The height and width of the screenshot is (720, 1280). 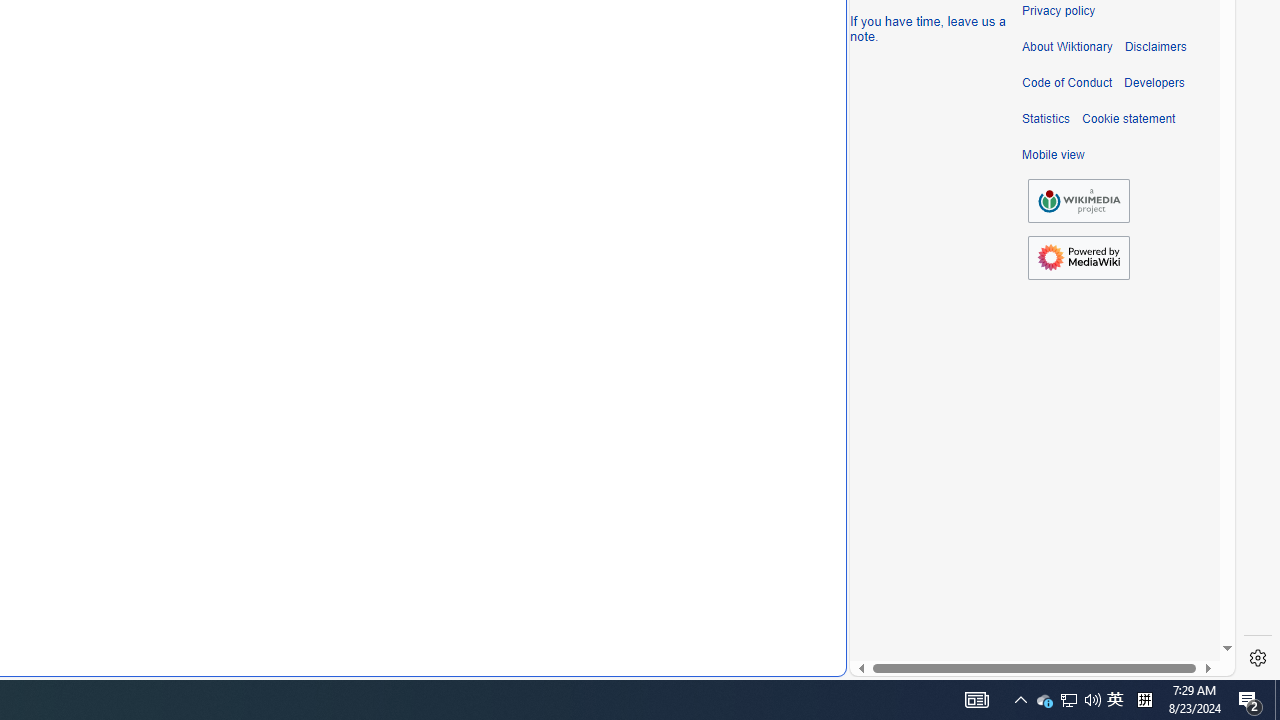 I want to click on 'Disclaimers', so click(x=1155, y=46).